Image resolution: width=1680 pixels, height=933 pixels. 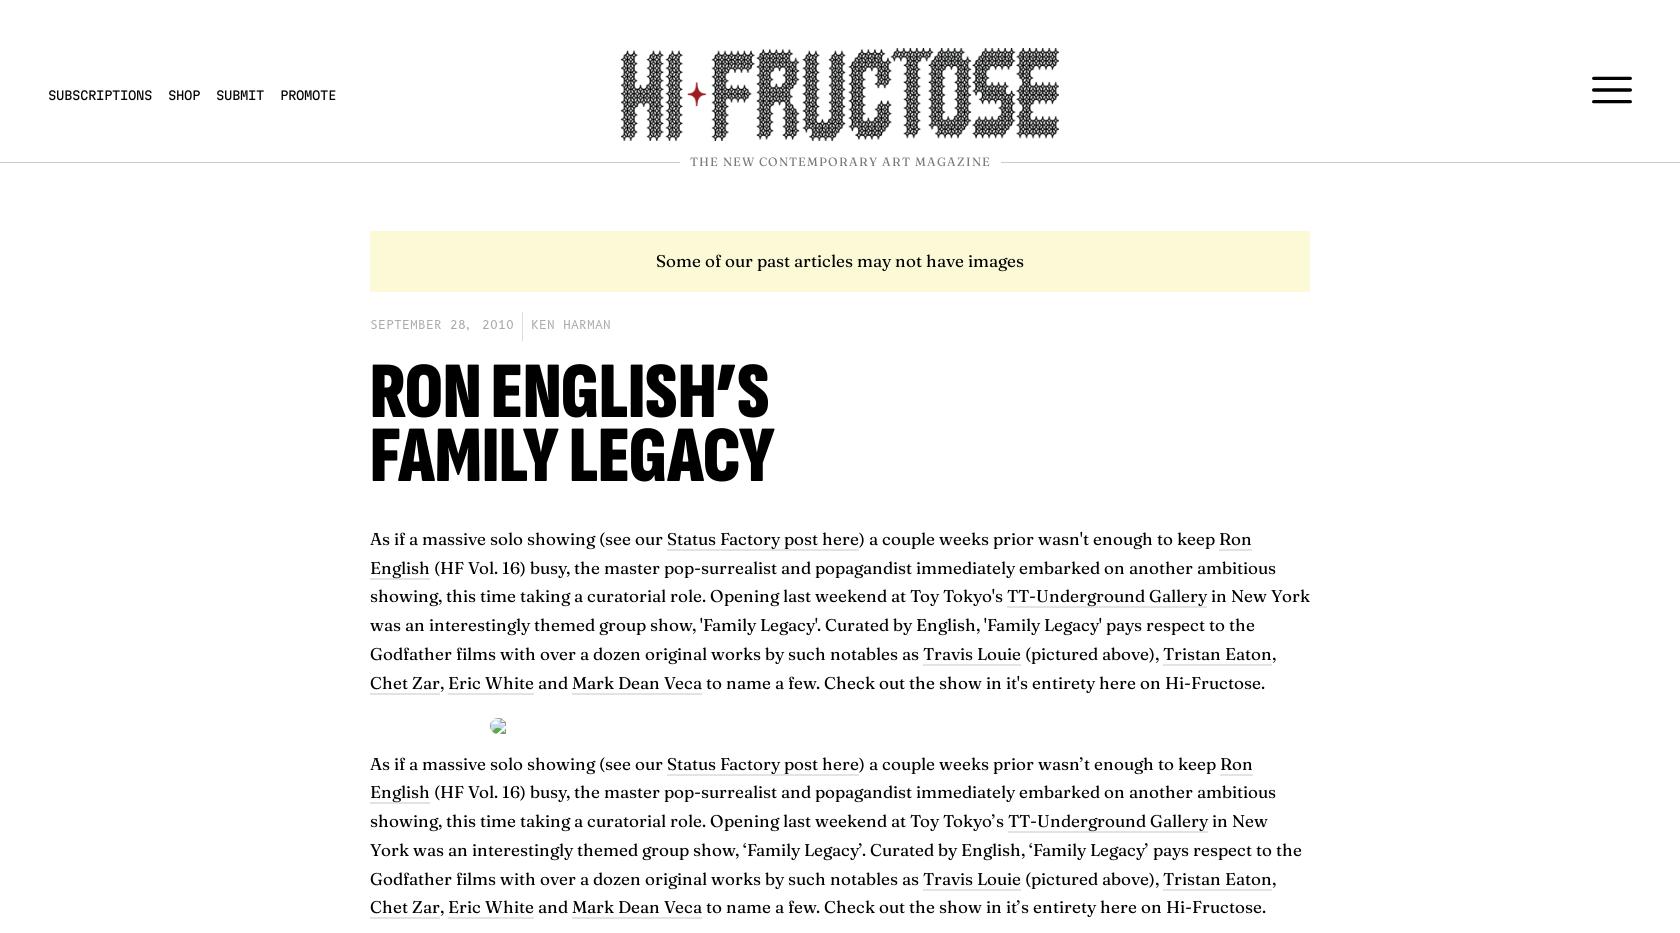 What do you see at coordinates (1039, 536) in the screenshot?
I see `') a couple weeks prior wasn't enough to keep'` at bounding box center [1039, 536].